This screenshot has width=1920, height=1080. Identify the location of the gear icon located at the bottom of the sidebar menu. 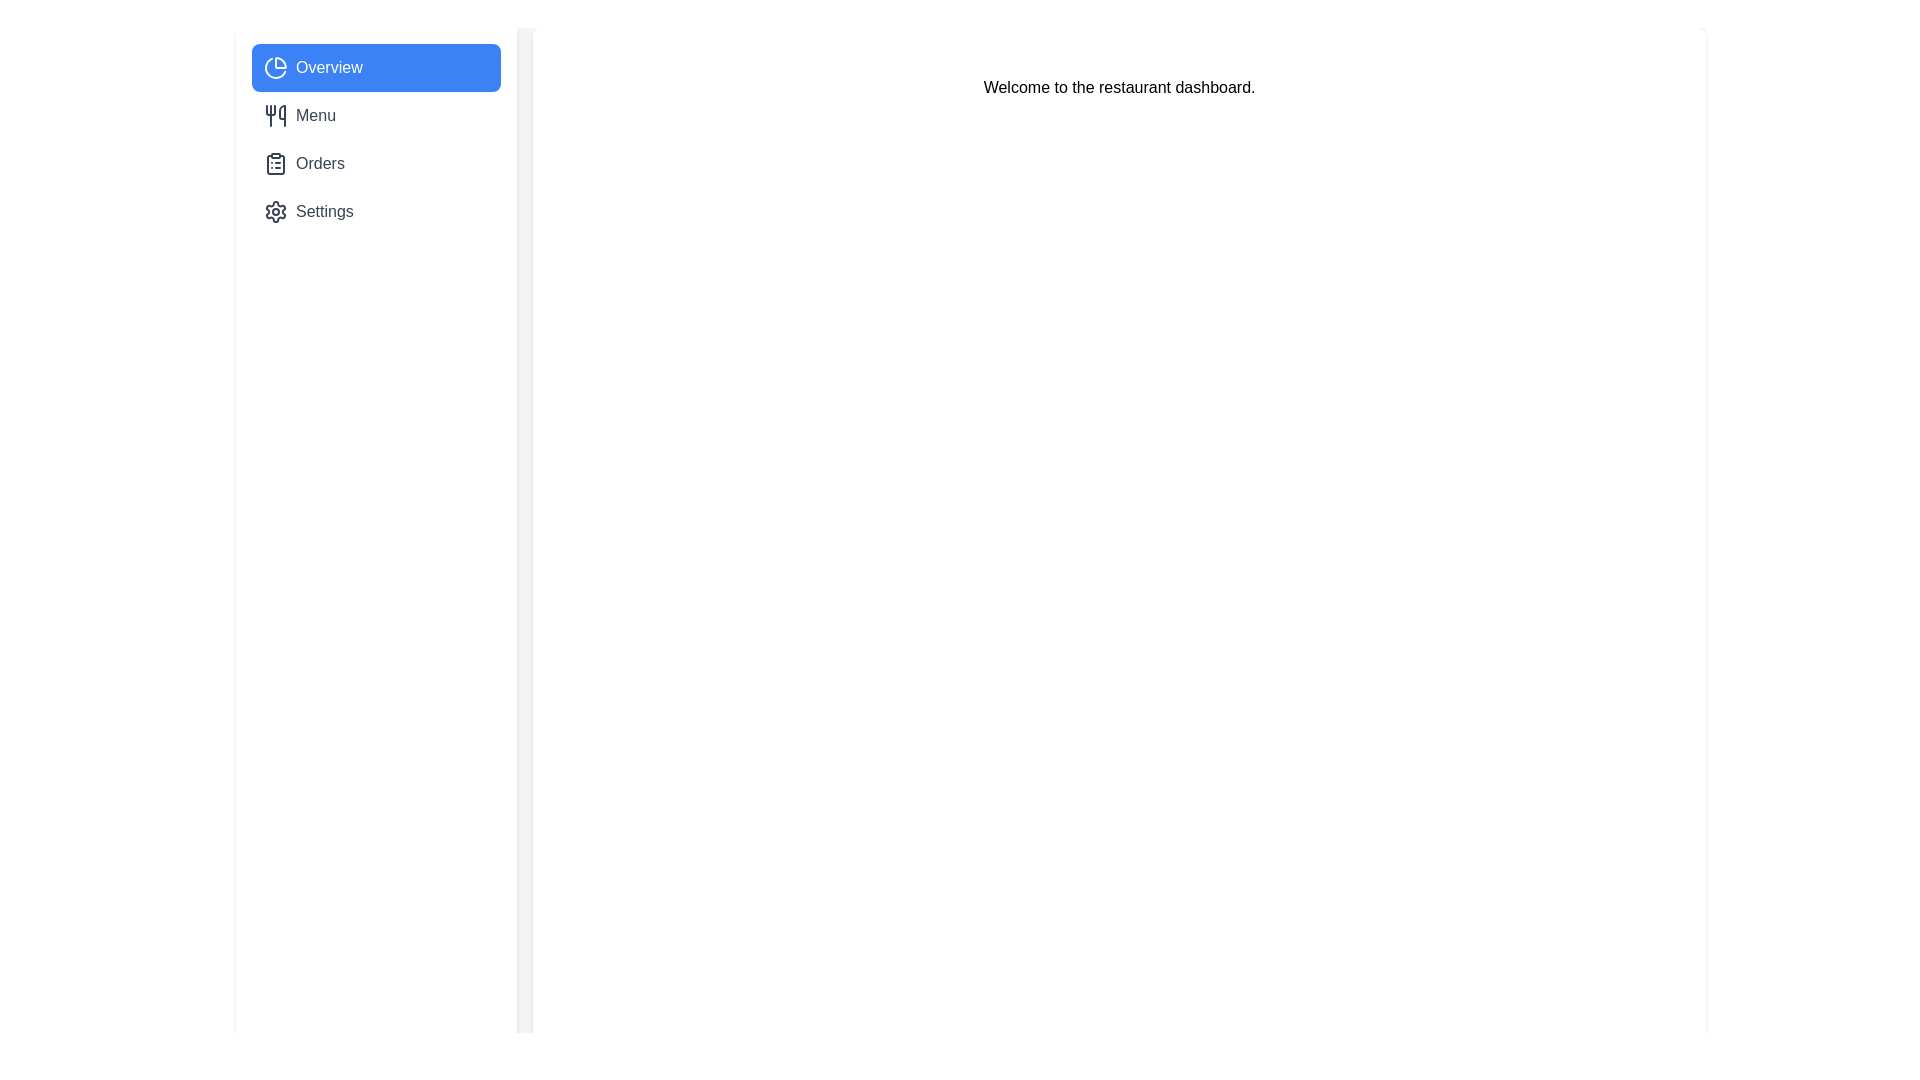
(274, 212).